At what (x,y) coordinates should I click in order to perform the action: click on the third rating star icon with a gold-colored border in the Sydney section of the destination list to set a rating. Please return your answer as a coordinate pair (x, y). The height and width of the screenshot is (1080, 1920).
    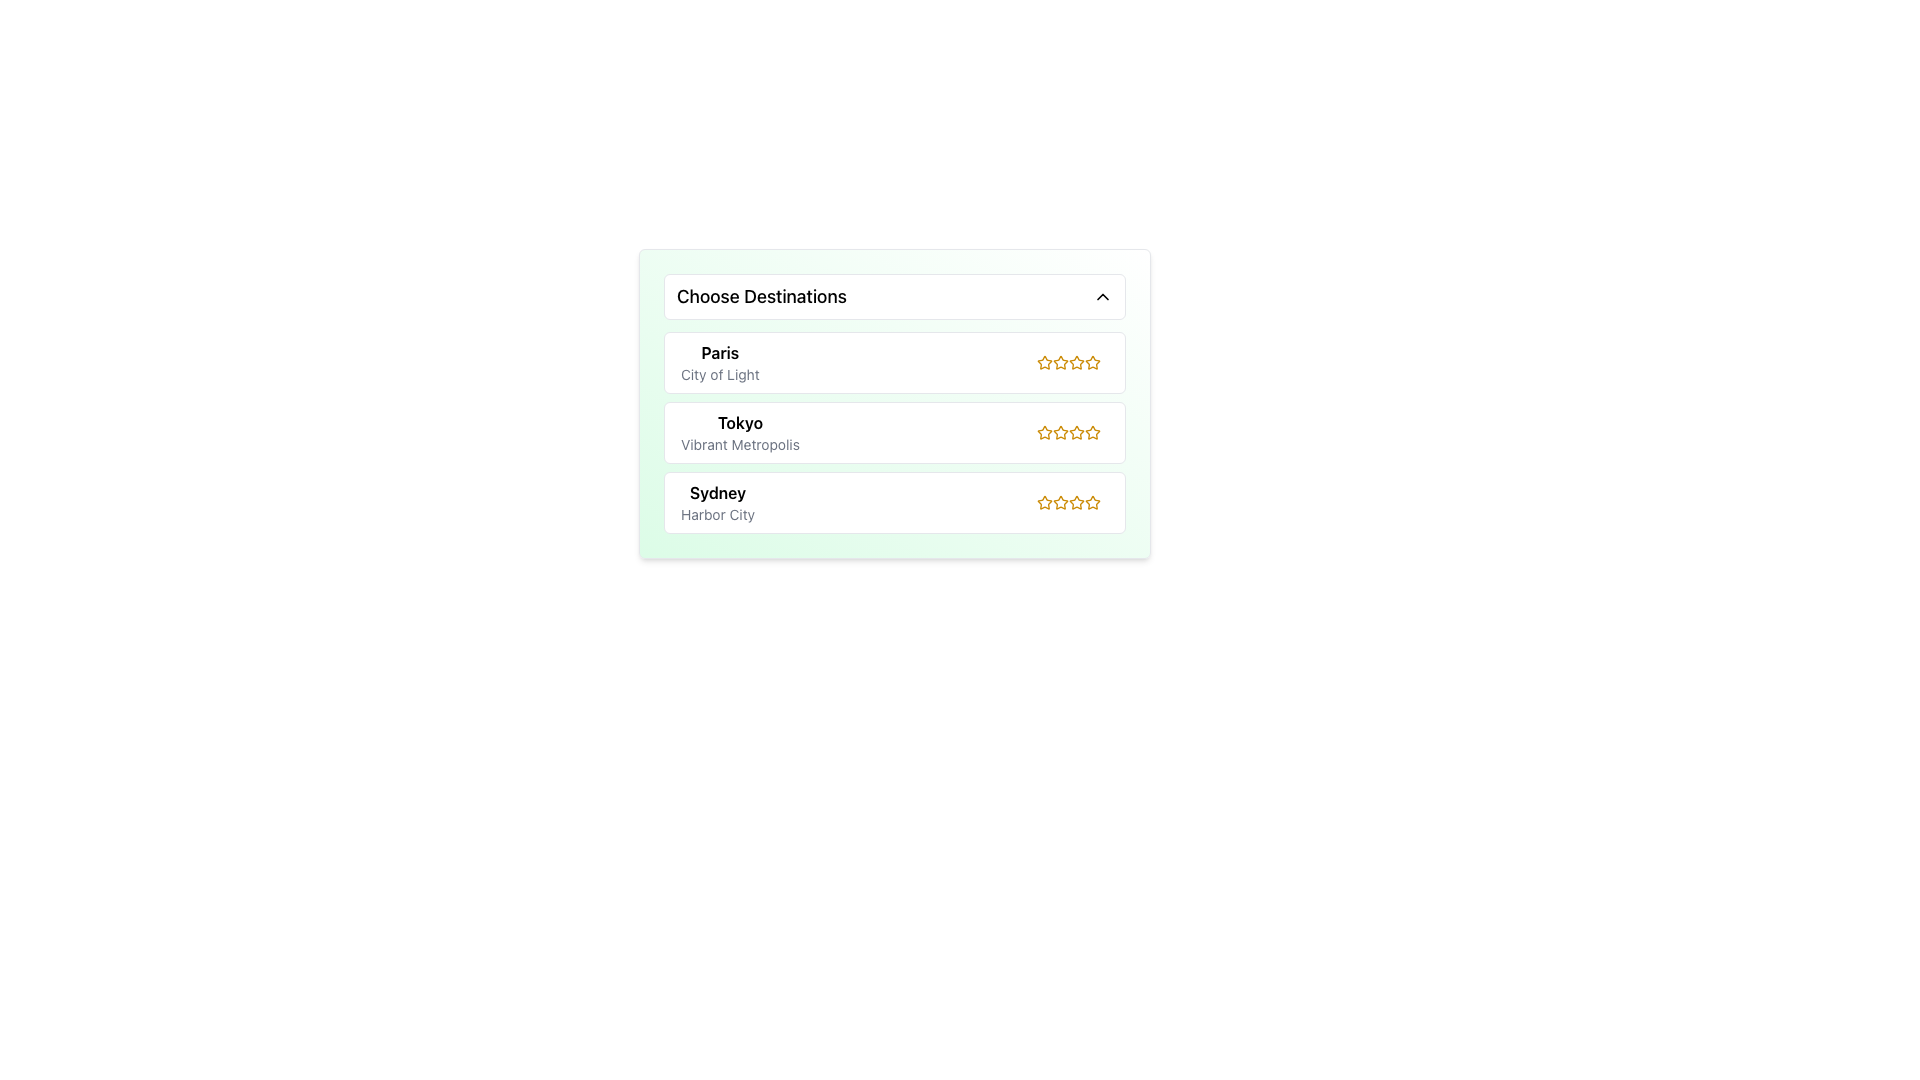
    Looking at the image, I should click on (1059, 501).